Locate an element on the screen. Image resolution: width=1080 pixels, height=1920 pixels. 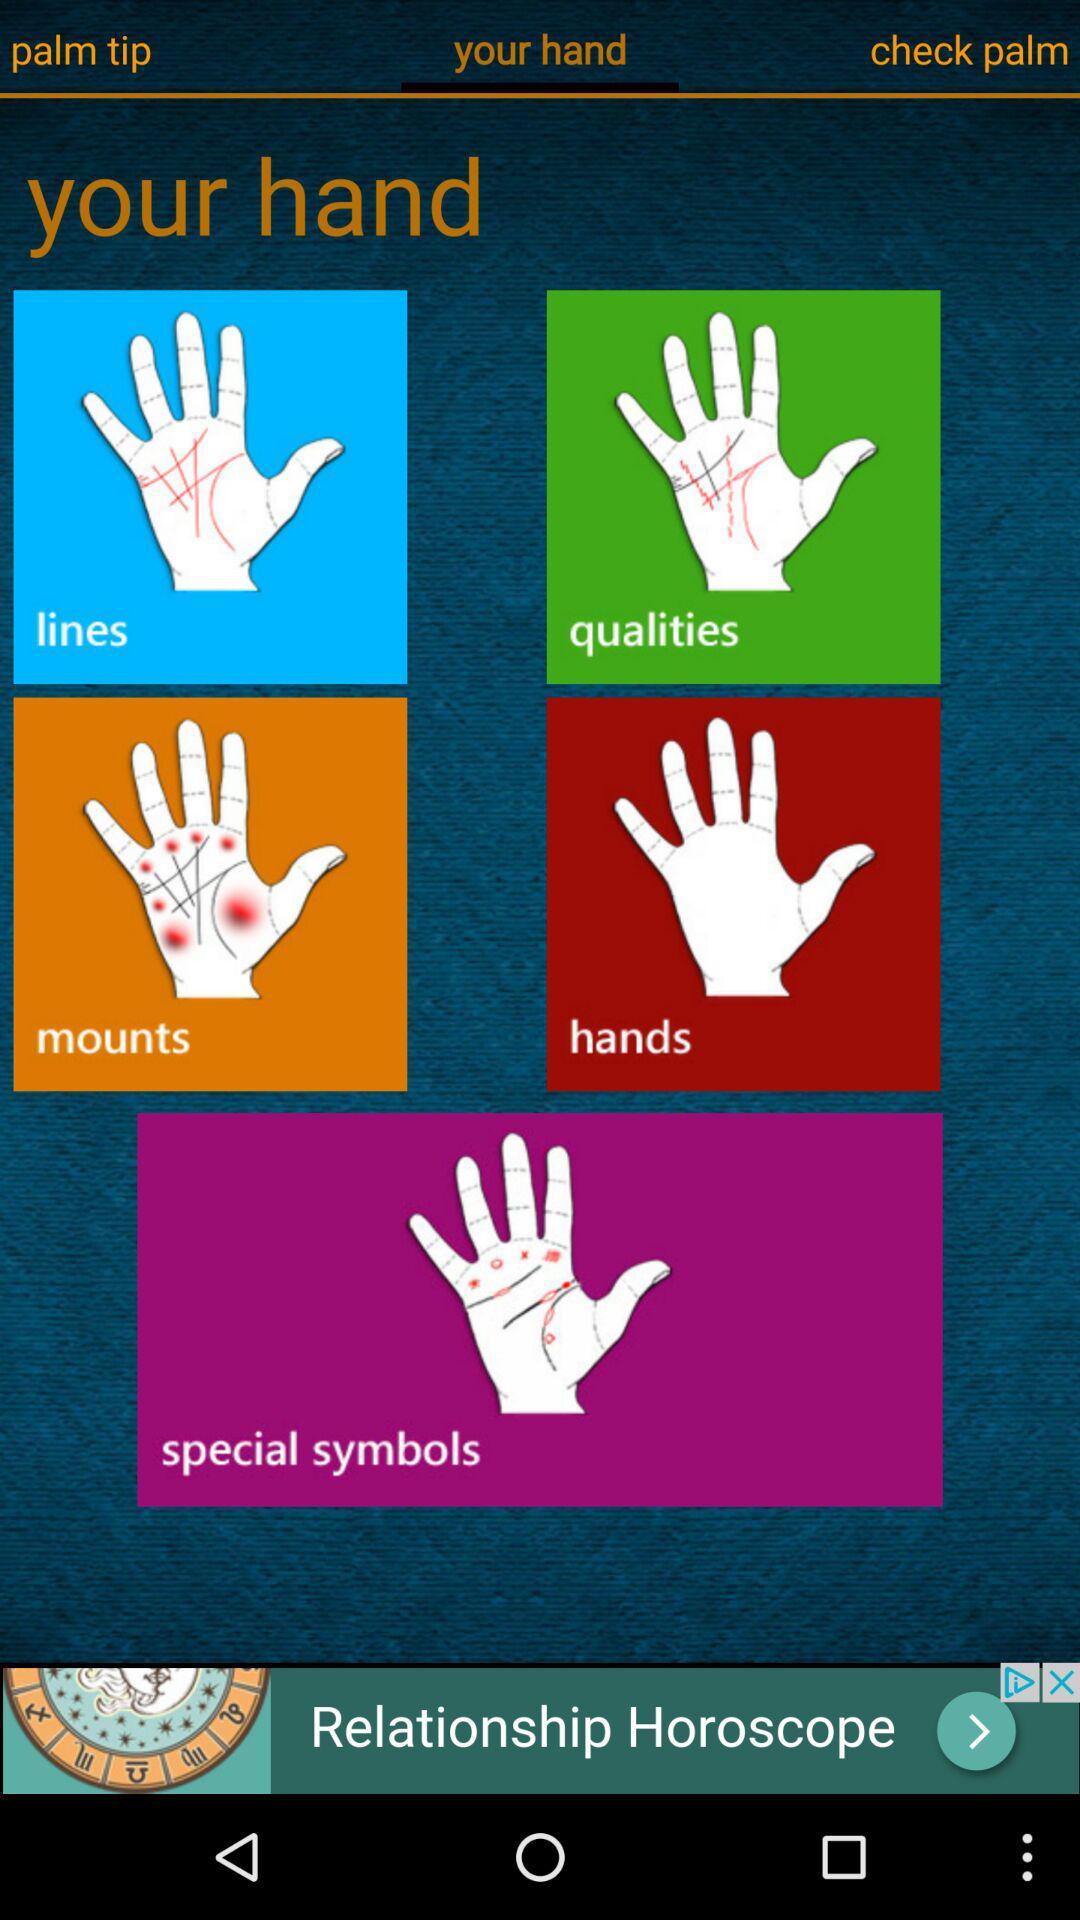
hand lines is located at coordinates (210, 487).